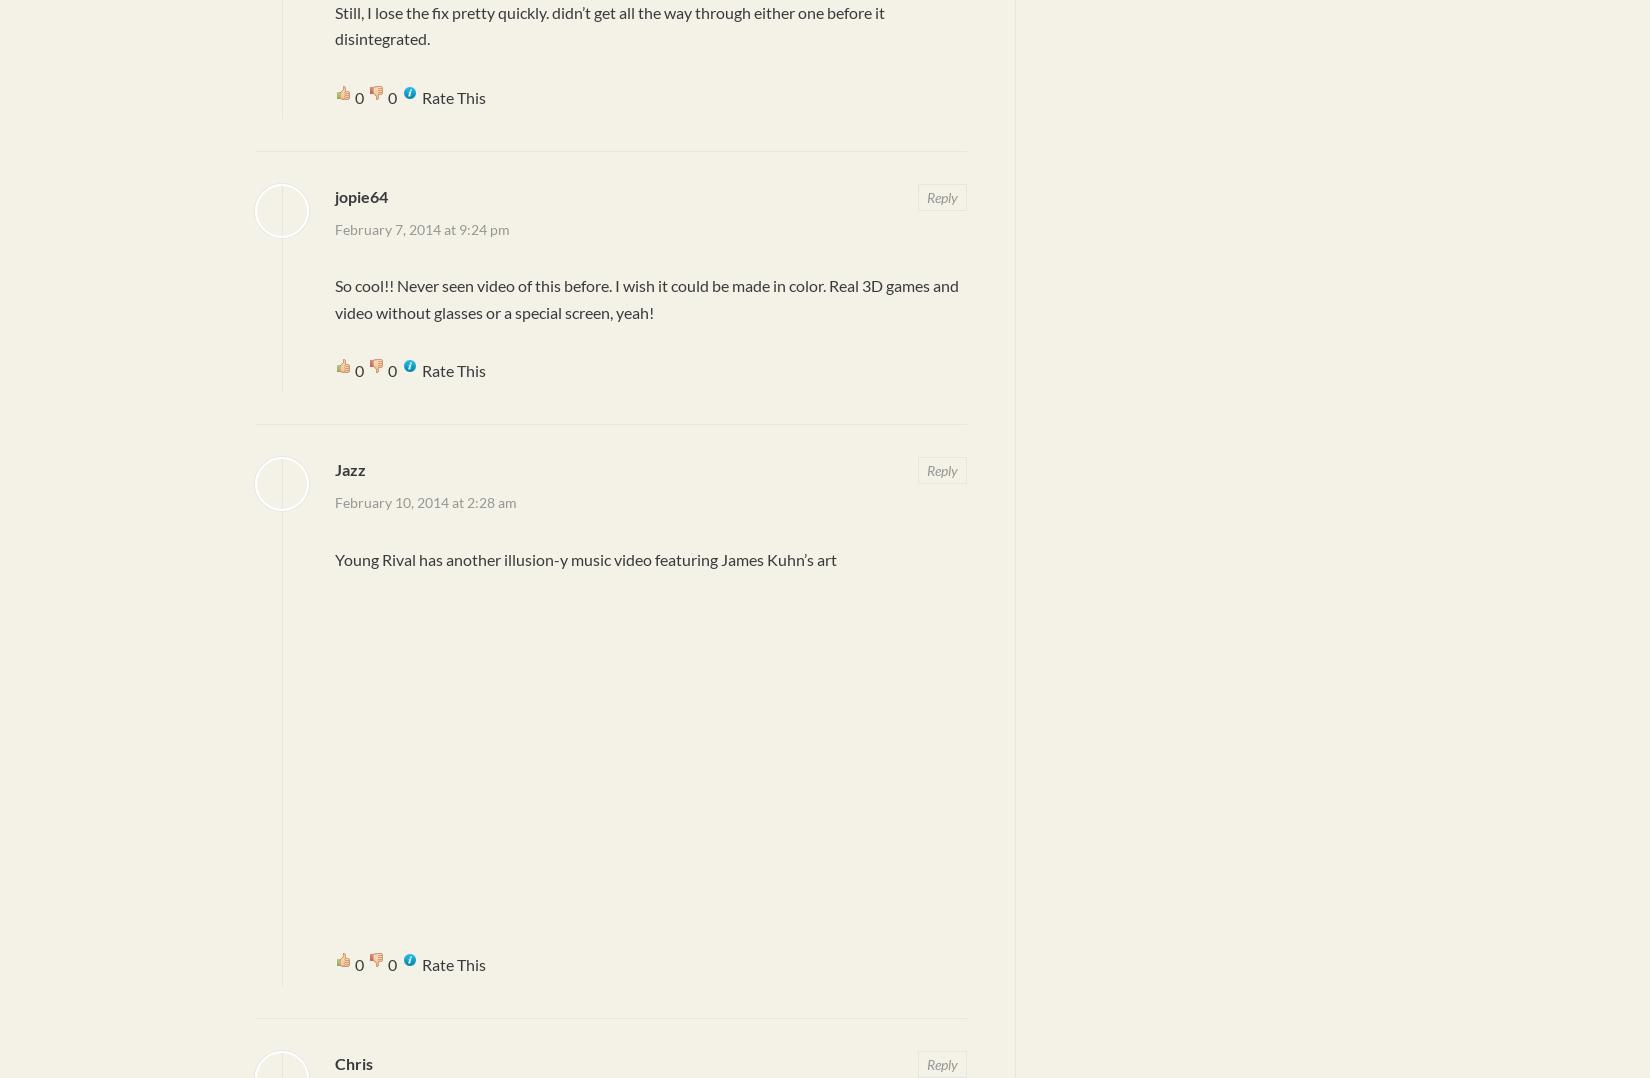 The width and height of the screenshot is (1650, 1078). Describe the element at coordinates (334, 467) in the screenshot. I see `'Jazz'` at that location.